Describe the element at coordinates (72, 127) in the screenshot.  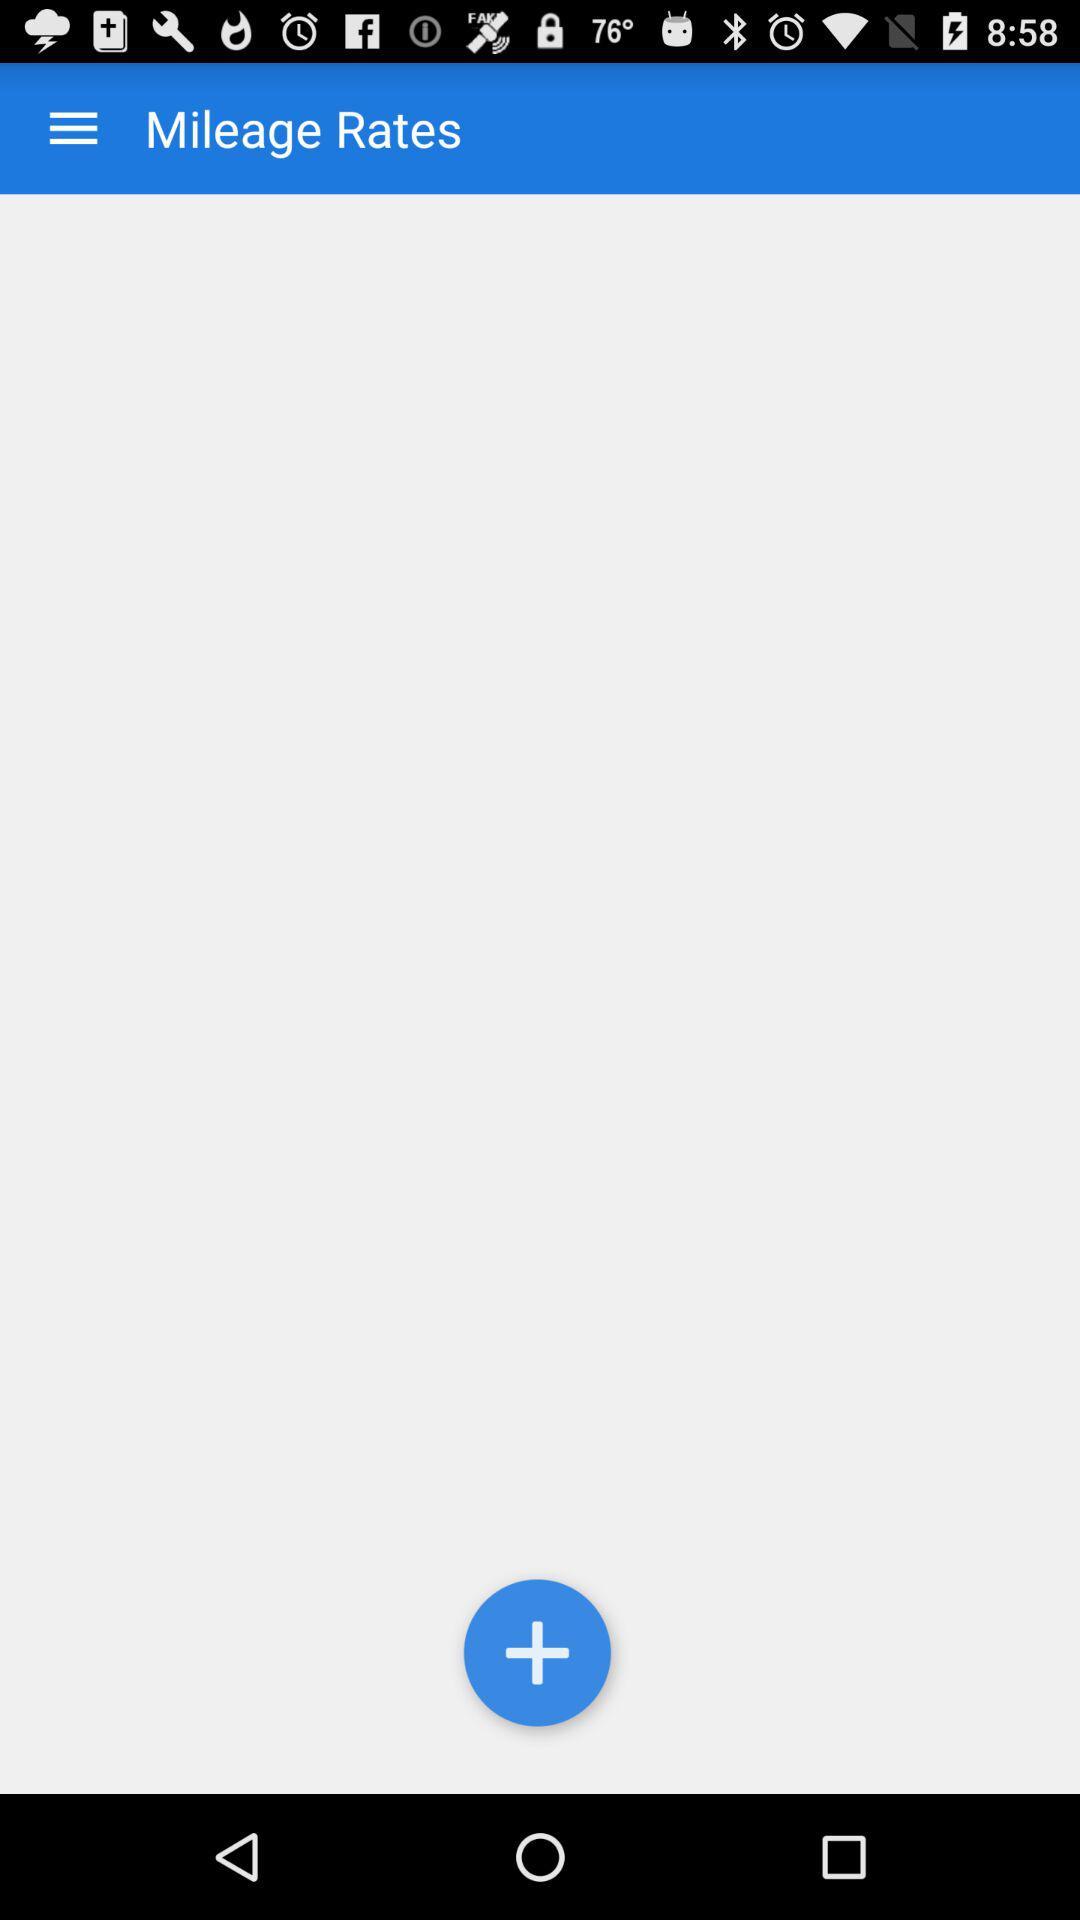
I see `icon to the left of mileage rates` at that location.